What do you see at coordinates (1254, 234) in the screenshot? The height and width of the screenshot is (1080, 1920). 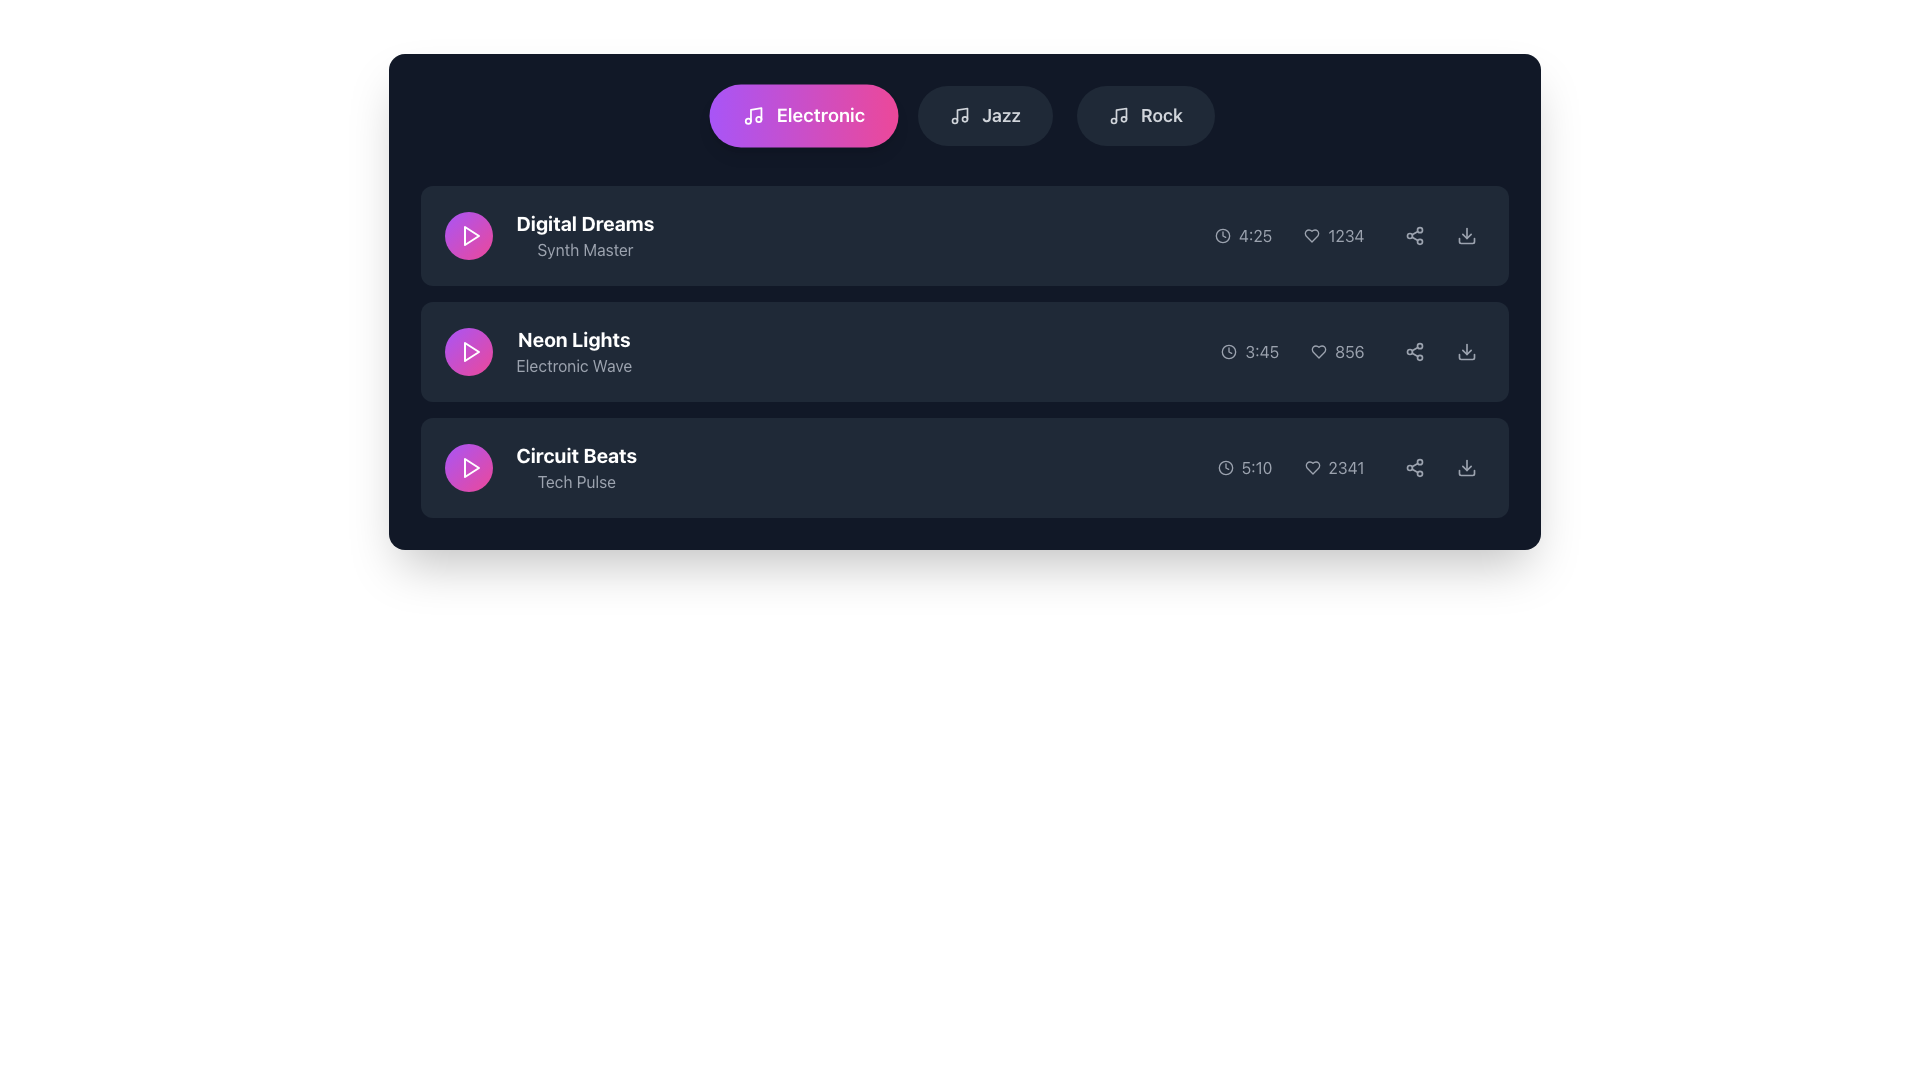 I see `the Text label that displays the duration of a media item, positioned to the right of the clock icon in the first row of the list under the 'Electronic' section` at bounding box center [1254, 234].